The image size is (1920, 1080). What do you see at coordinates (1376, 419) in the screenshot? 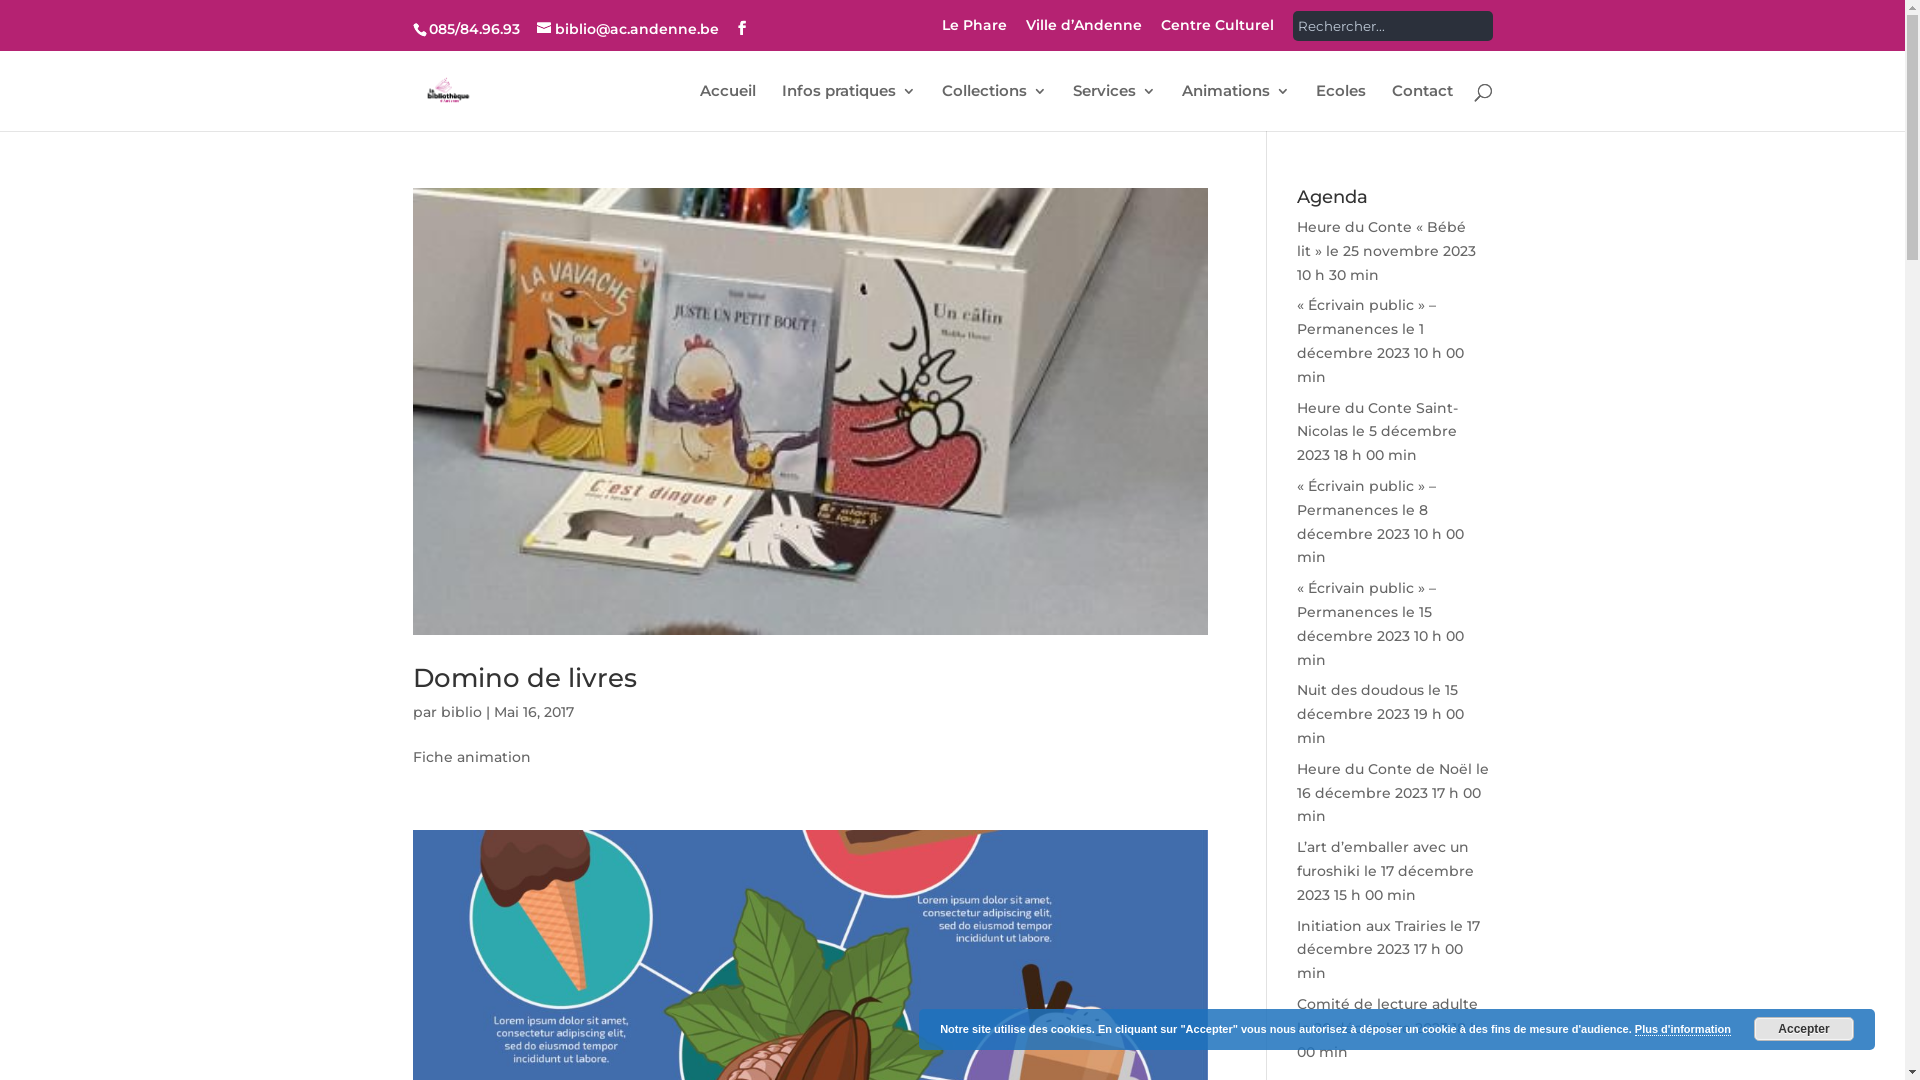
I see `'Heure du Conte Saint-Nicolas'` at bounding box center [1376, 419].